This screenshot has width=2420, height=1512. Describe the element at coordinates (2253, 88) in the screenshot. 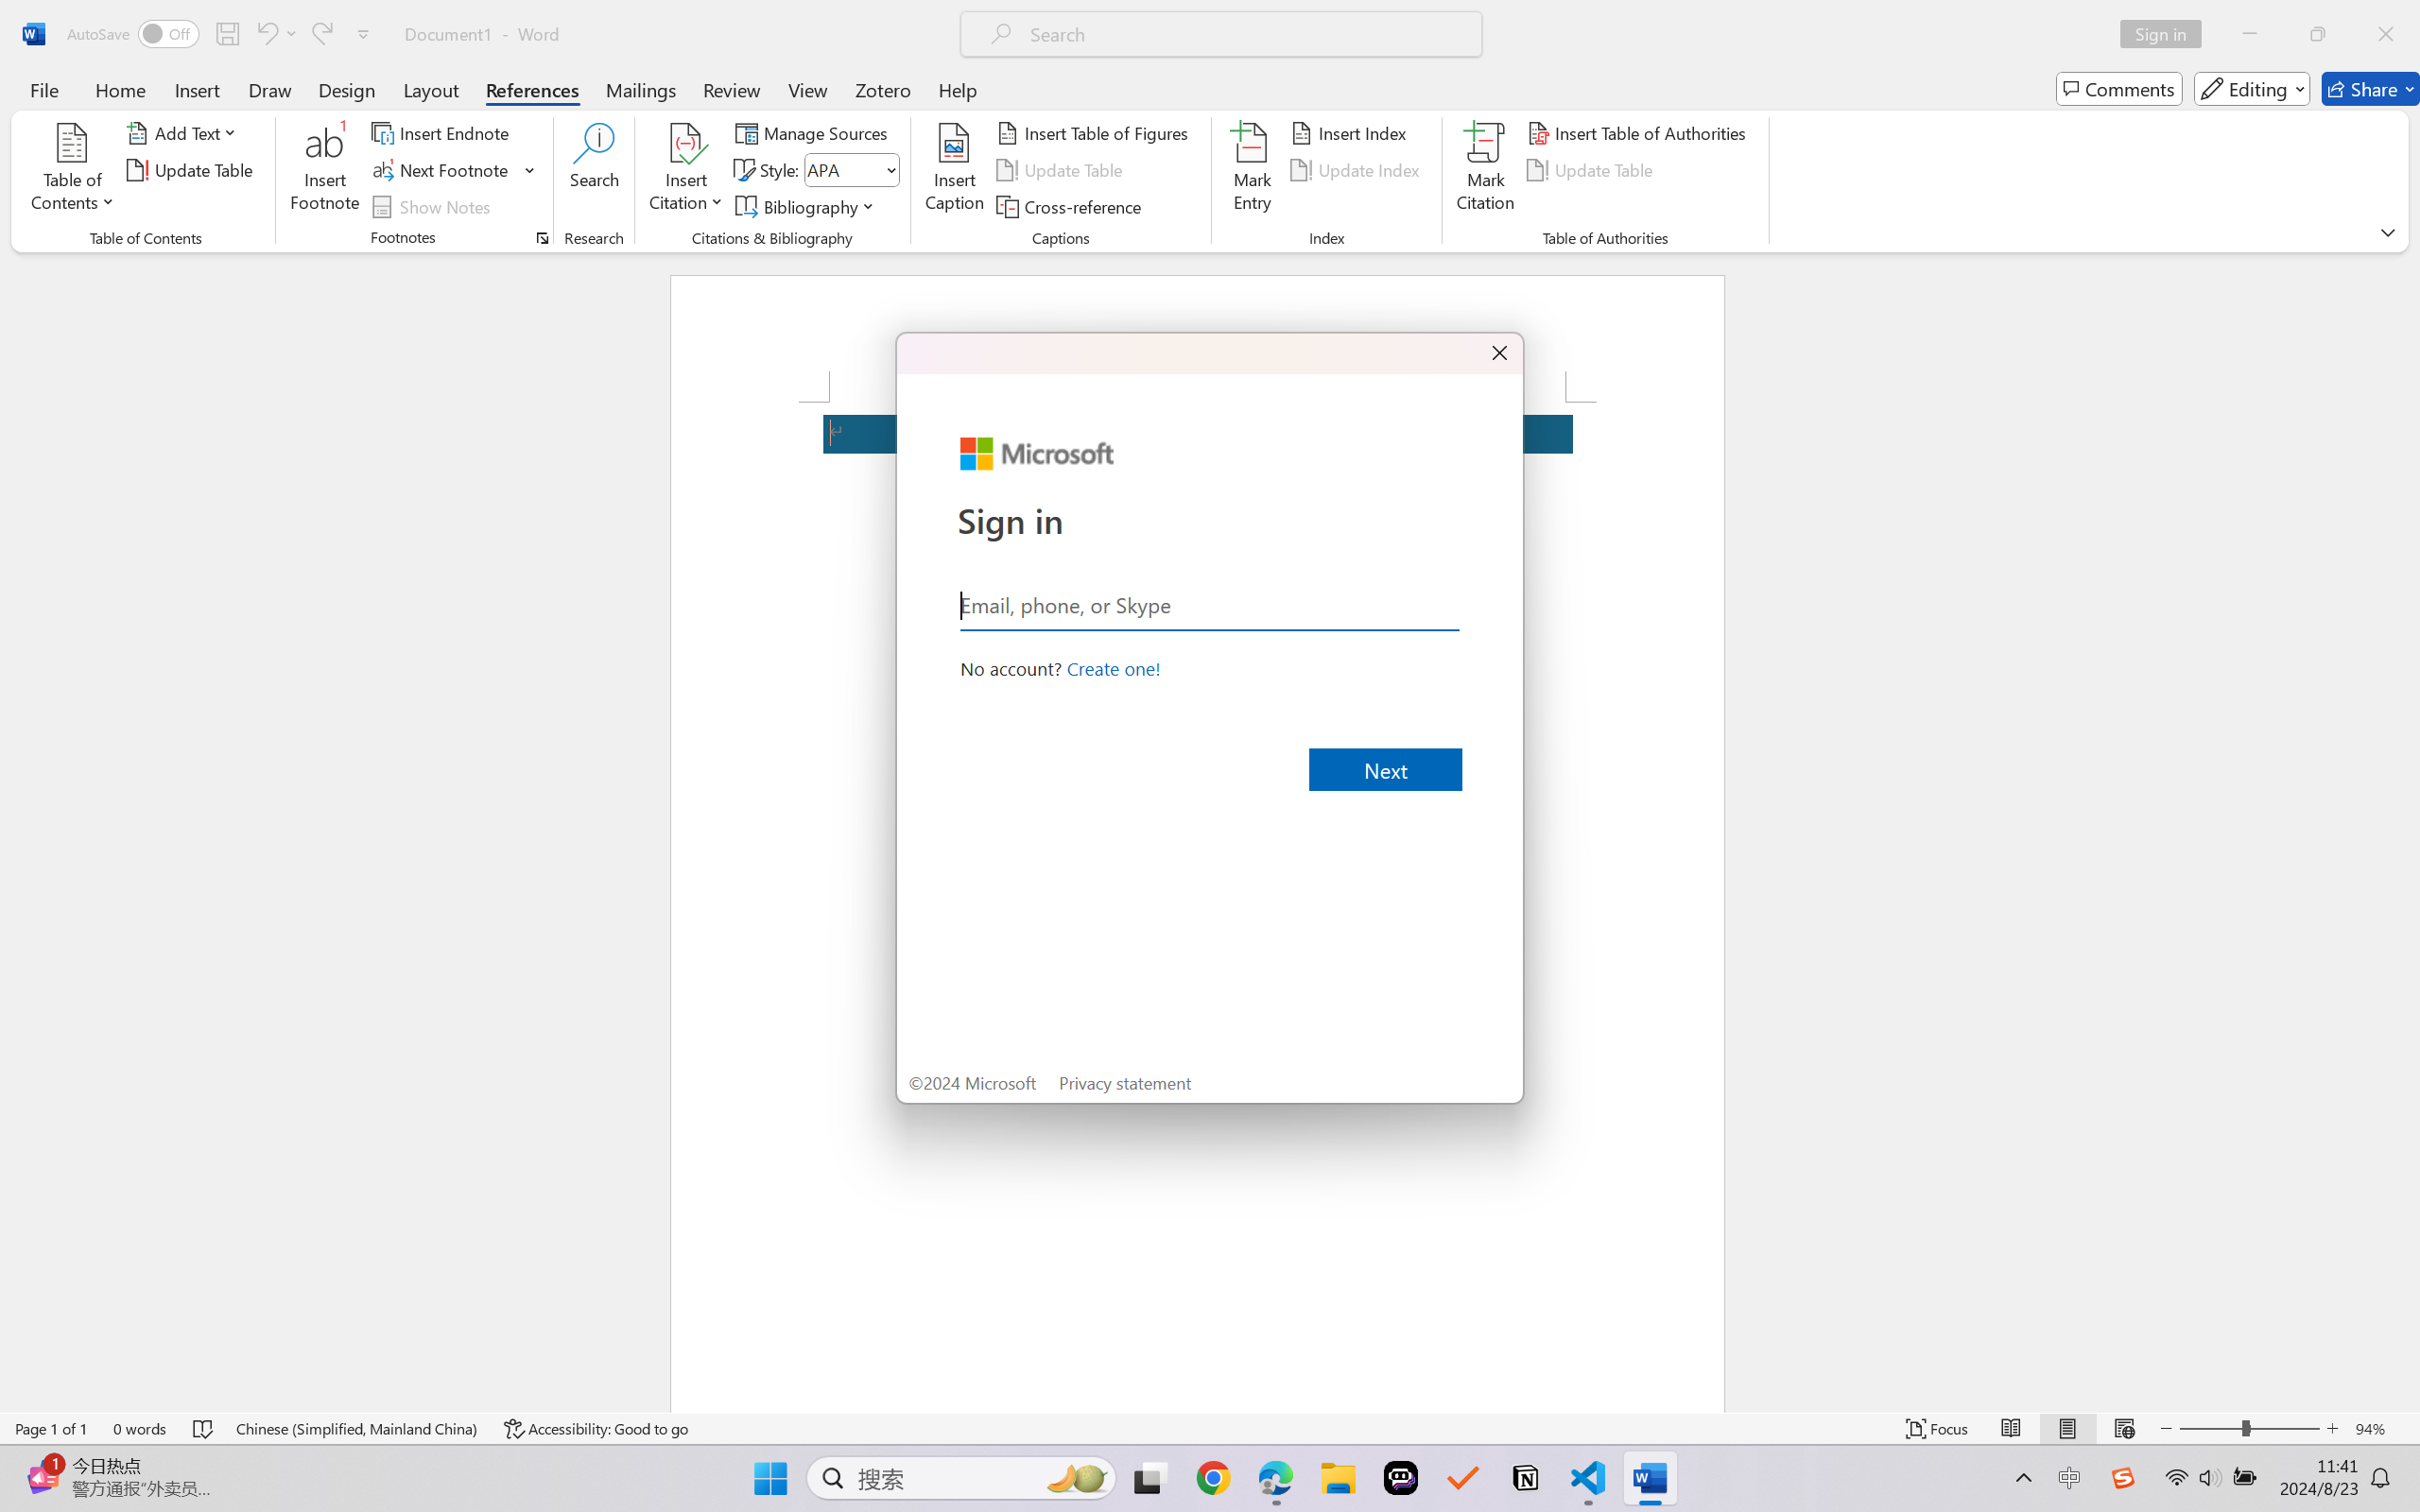

I see `'Editing'` at that location.